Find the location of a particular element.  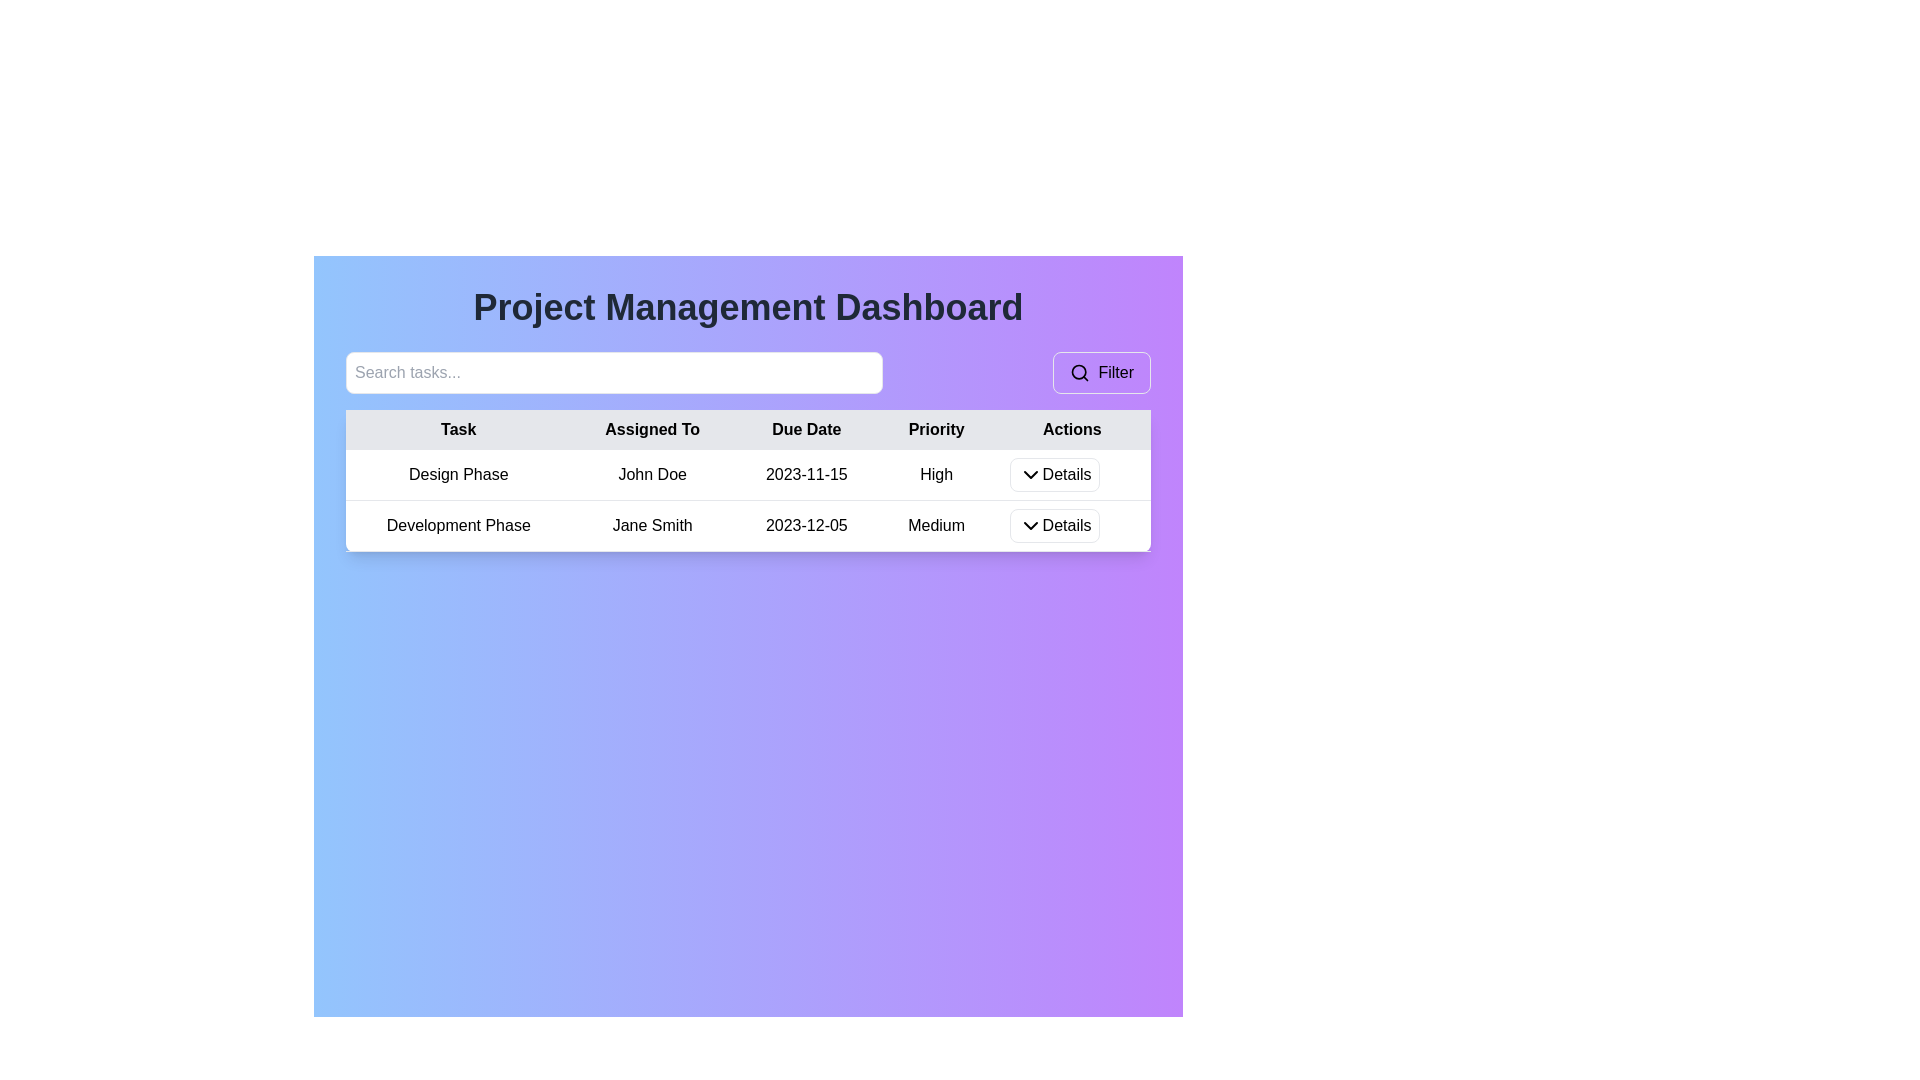

the search/filter icon is located at coordinates (1079, 373).